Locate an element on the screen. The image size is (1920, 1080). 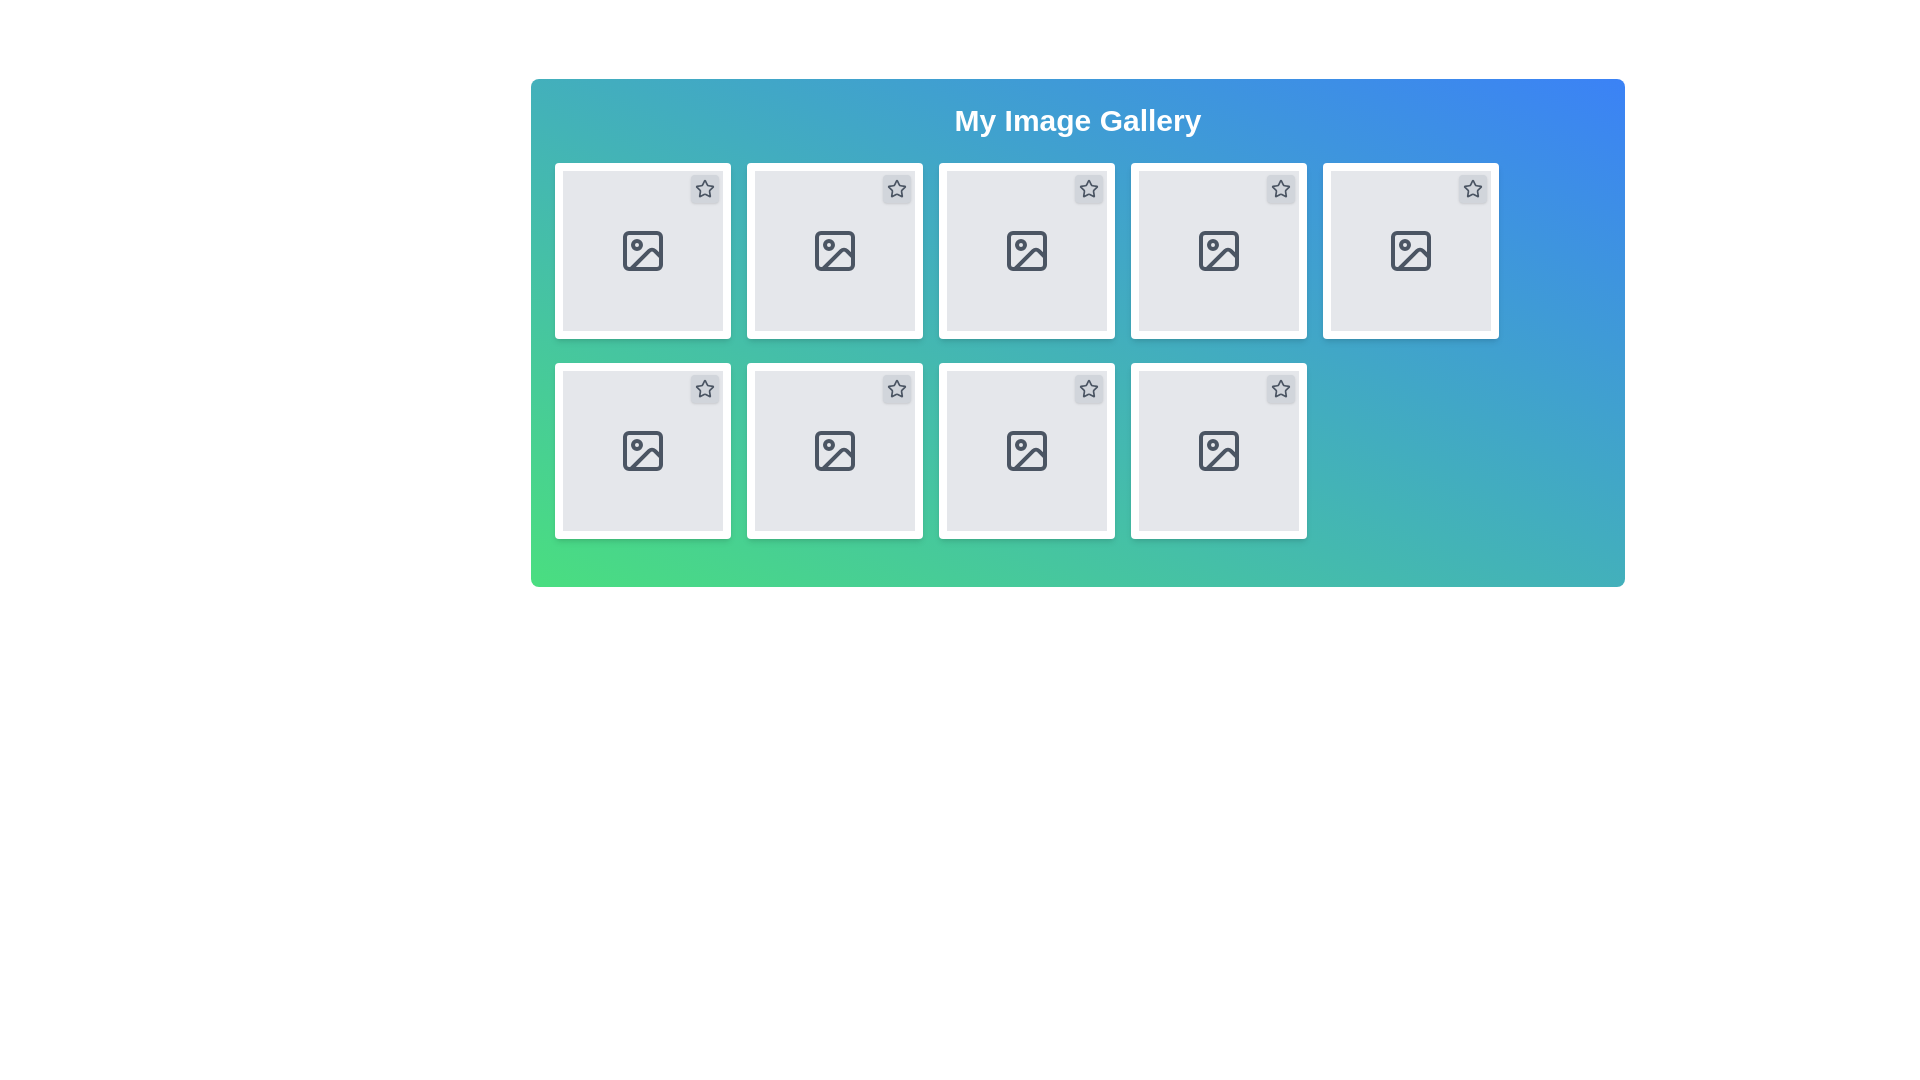
the star-shaped interactive icon button with a gray color, located at the top right corner of the white square card in the grid layout is located at coordinates (1088, 189).